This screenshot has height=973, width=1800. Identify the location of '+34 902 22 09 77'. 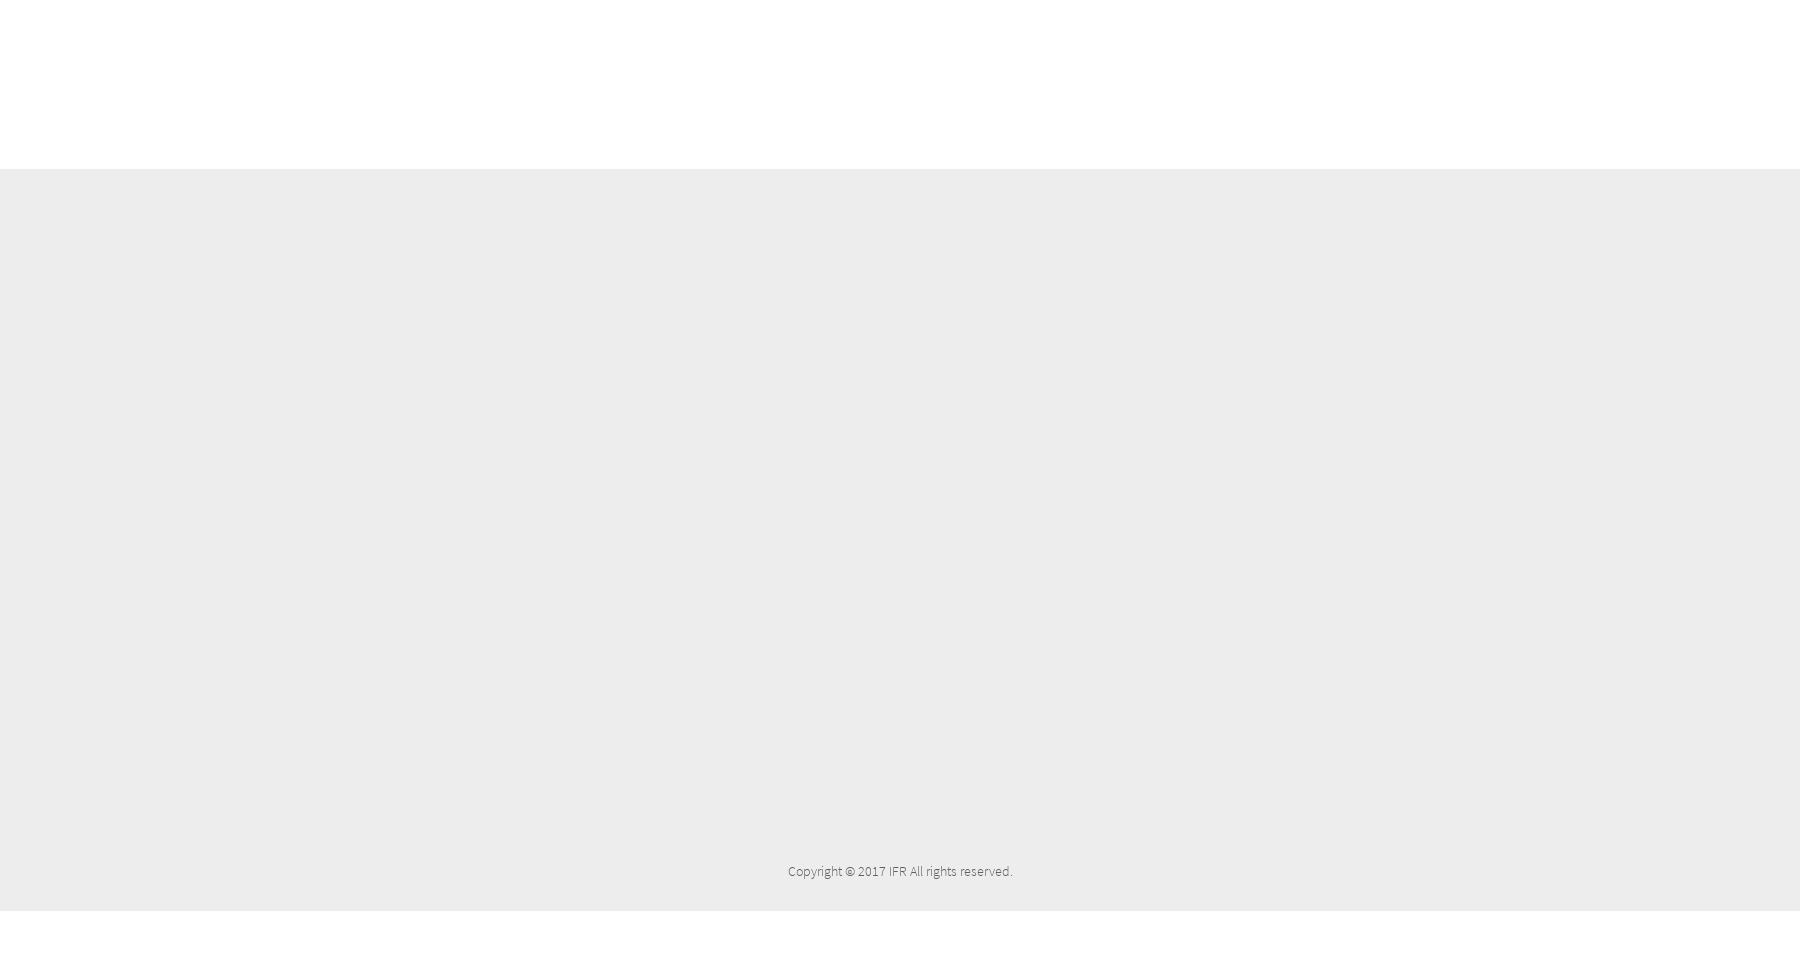
(1350, 396).